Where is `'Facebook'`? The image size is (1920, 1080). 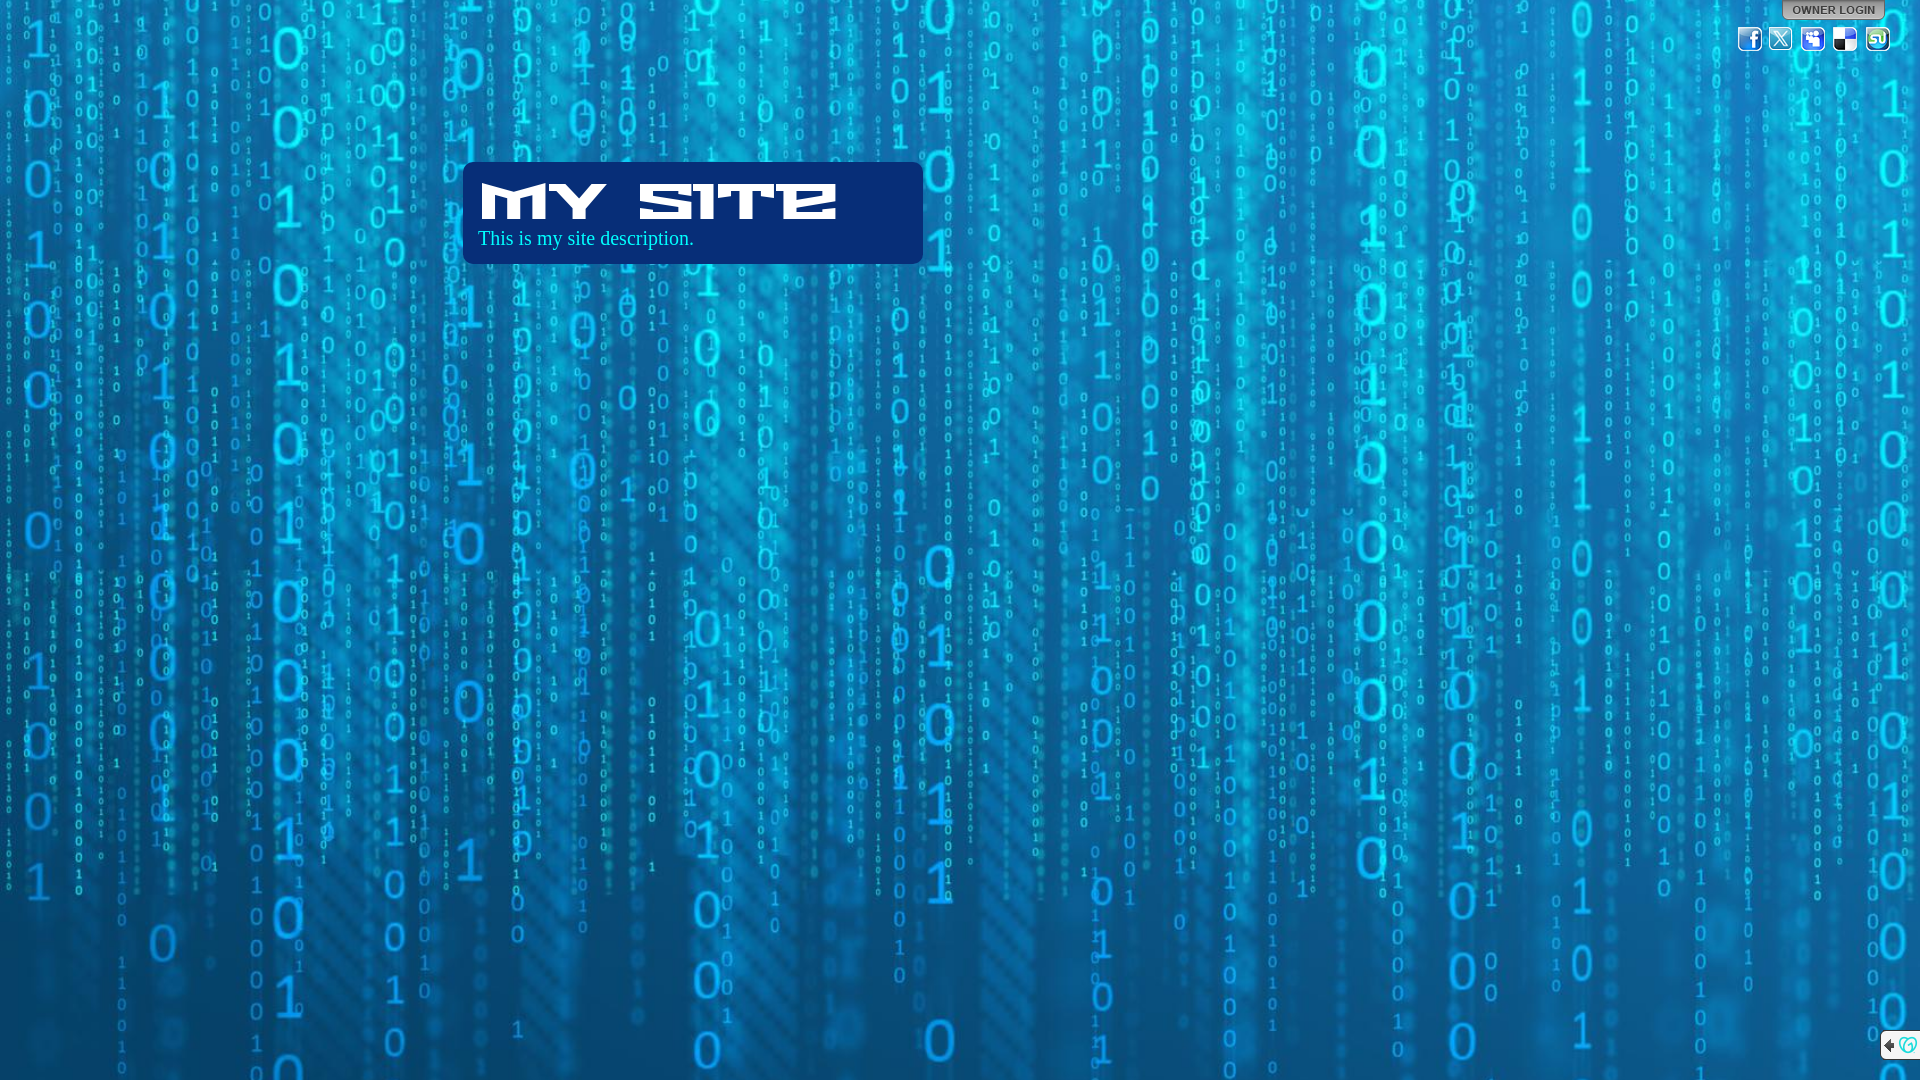
'Facebook' is located at coordinates (1749, 38).